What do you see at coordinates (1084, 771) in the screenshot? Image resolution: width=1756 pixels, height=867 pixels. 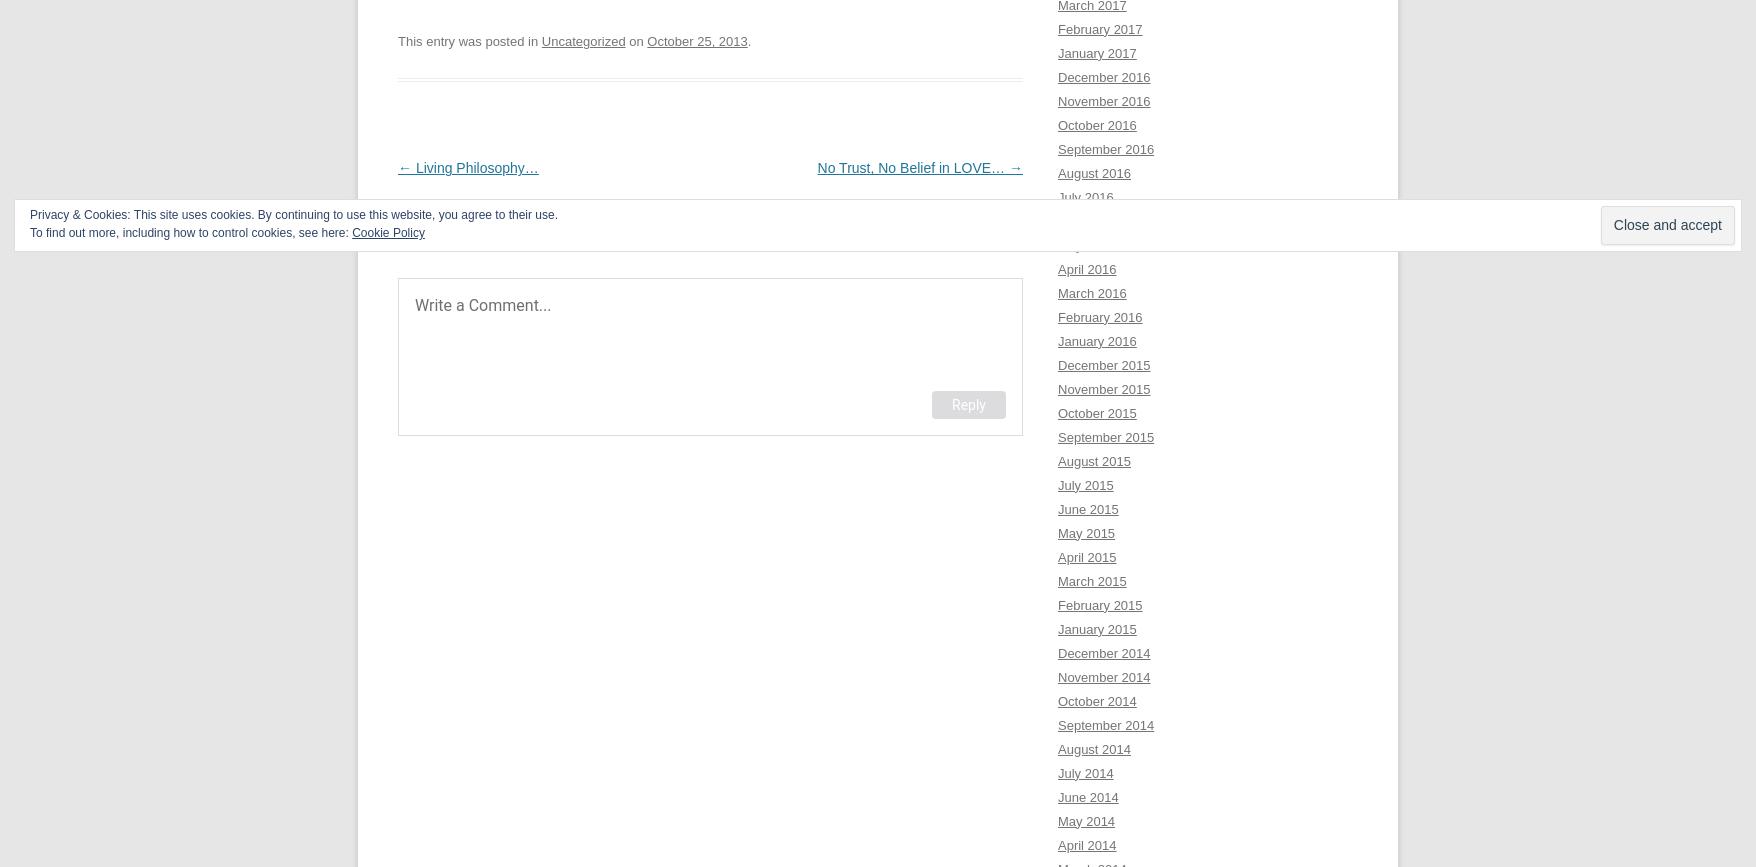 I see `'July 2014'` at bounding box center [1084, 771].